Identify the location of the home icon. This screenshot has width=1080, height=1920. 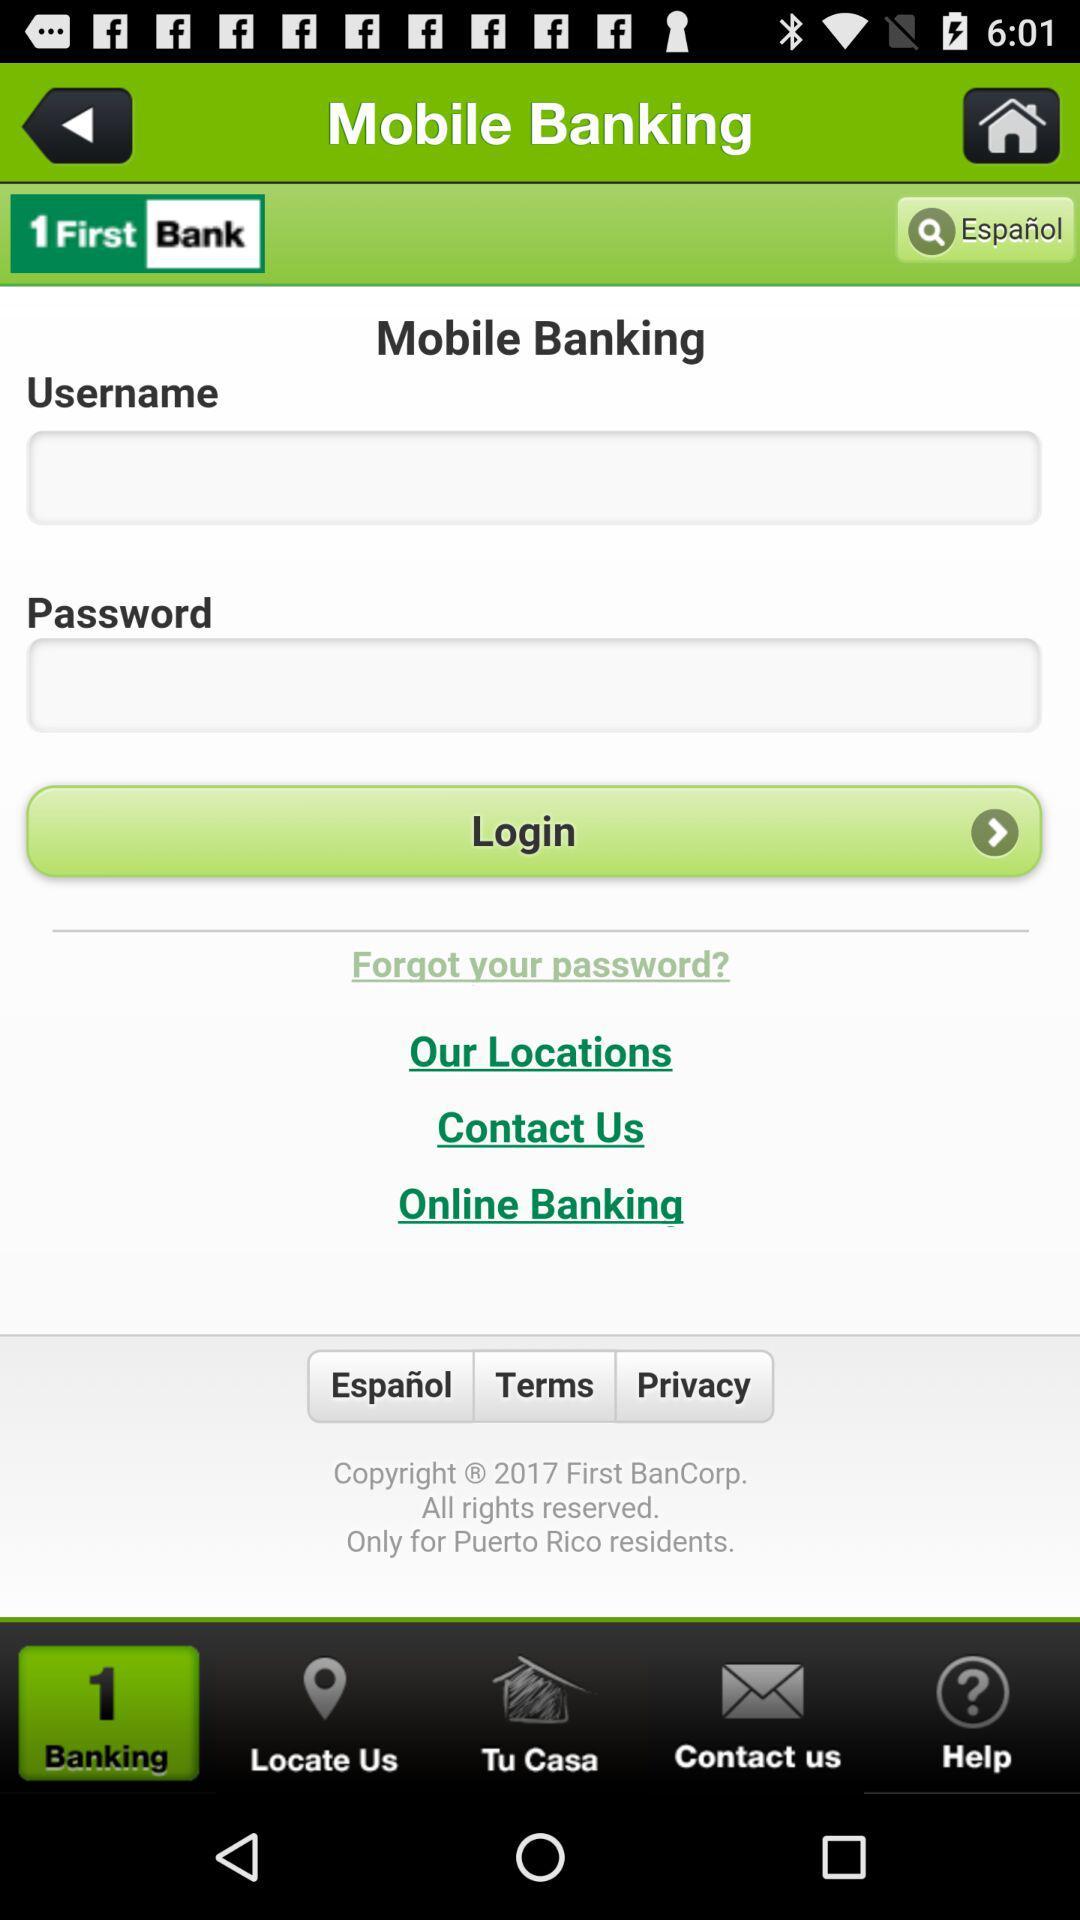
(540, 1828).